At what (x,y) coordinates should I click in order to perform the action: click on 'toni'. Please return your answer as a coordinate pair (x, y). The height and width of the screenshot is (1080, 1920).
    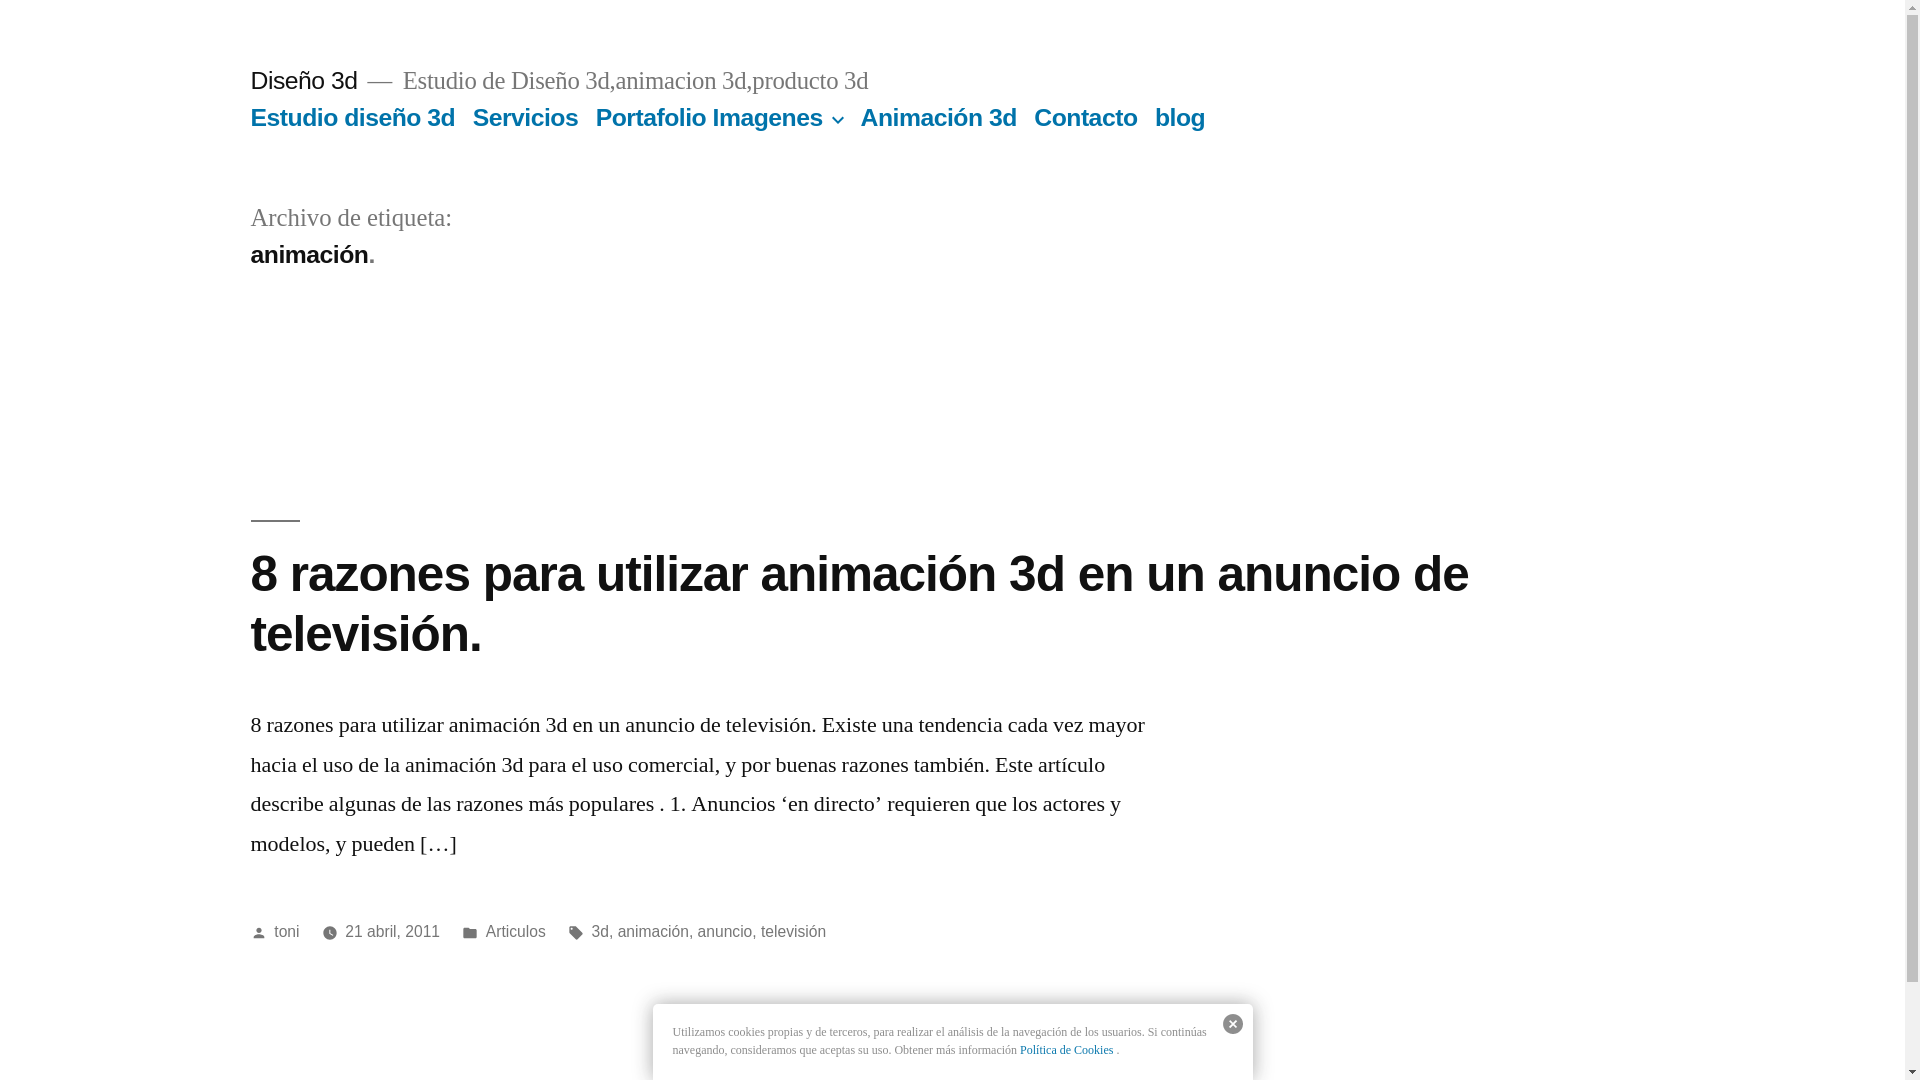
    Looking at the image, I should click on (285, 931).